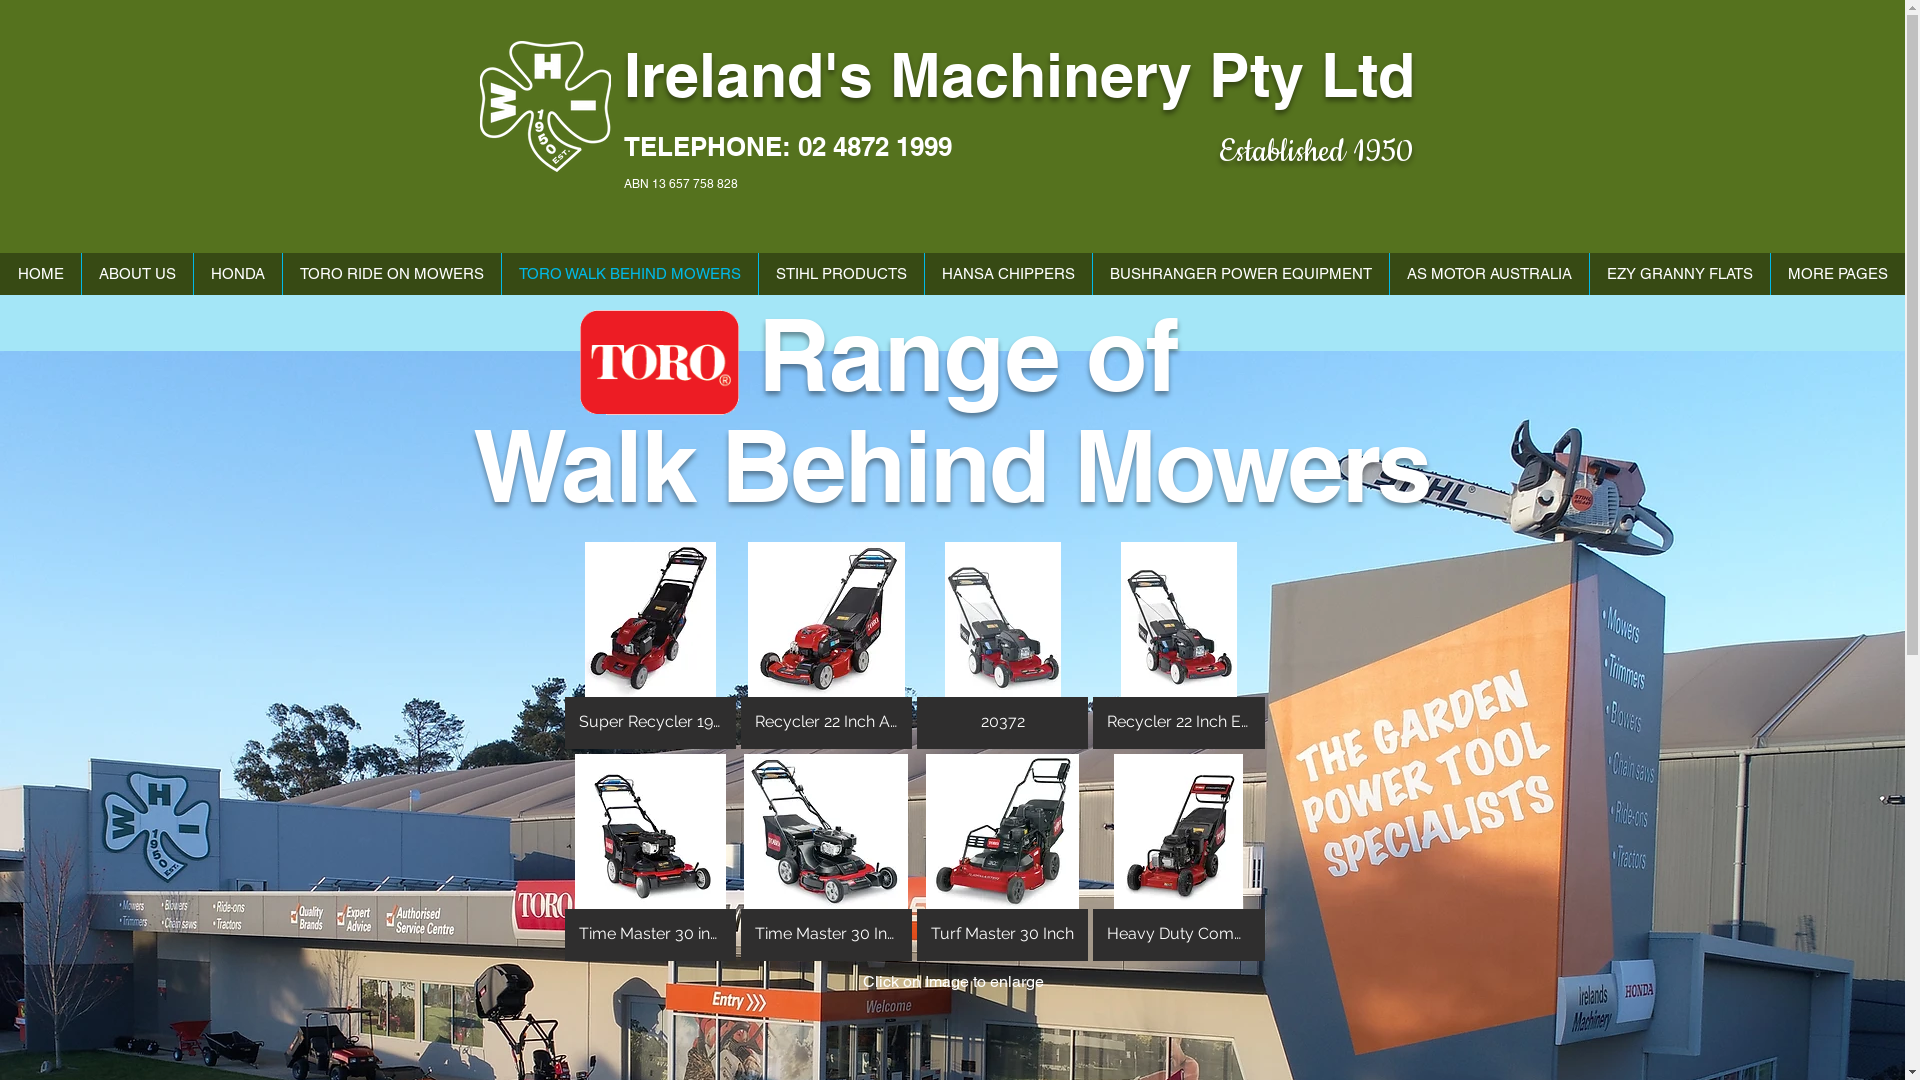 Image resolution: width=1920 pixels, height=1080 pixels. What do you see at coordinates (1587, 273) in the screenshot?
I see `'EZY GRANNY FLATS'` at bounding box center [1587, 273].